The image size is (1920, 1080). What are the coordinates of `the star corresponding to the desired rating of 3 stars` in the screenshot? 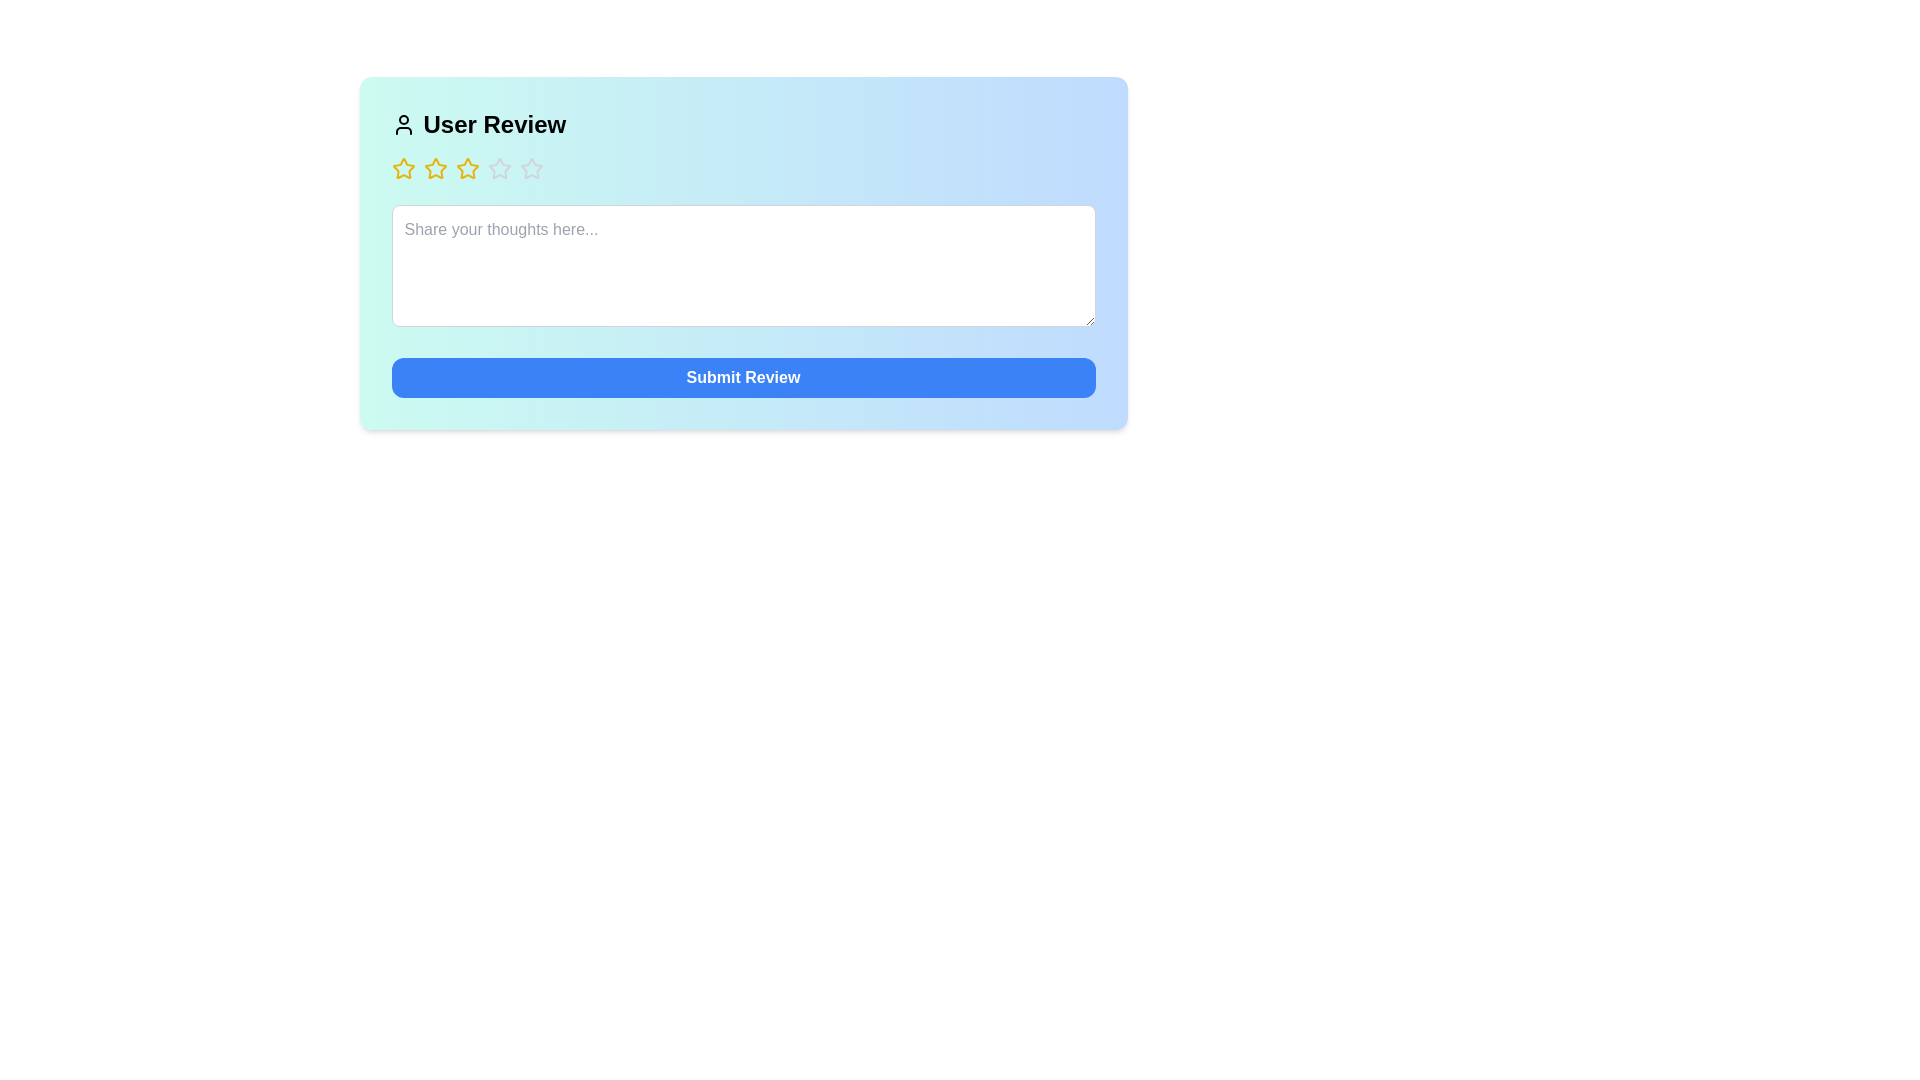 It's located at (466, 168).